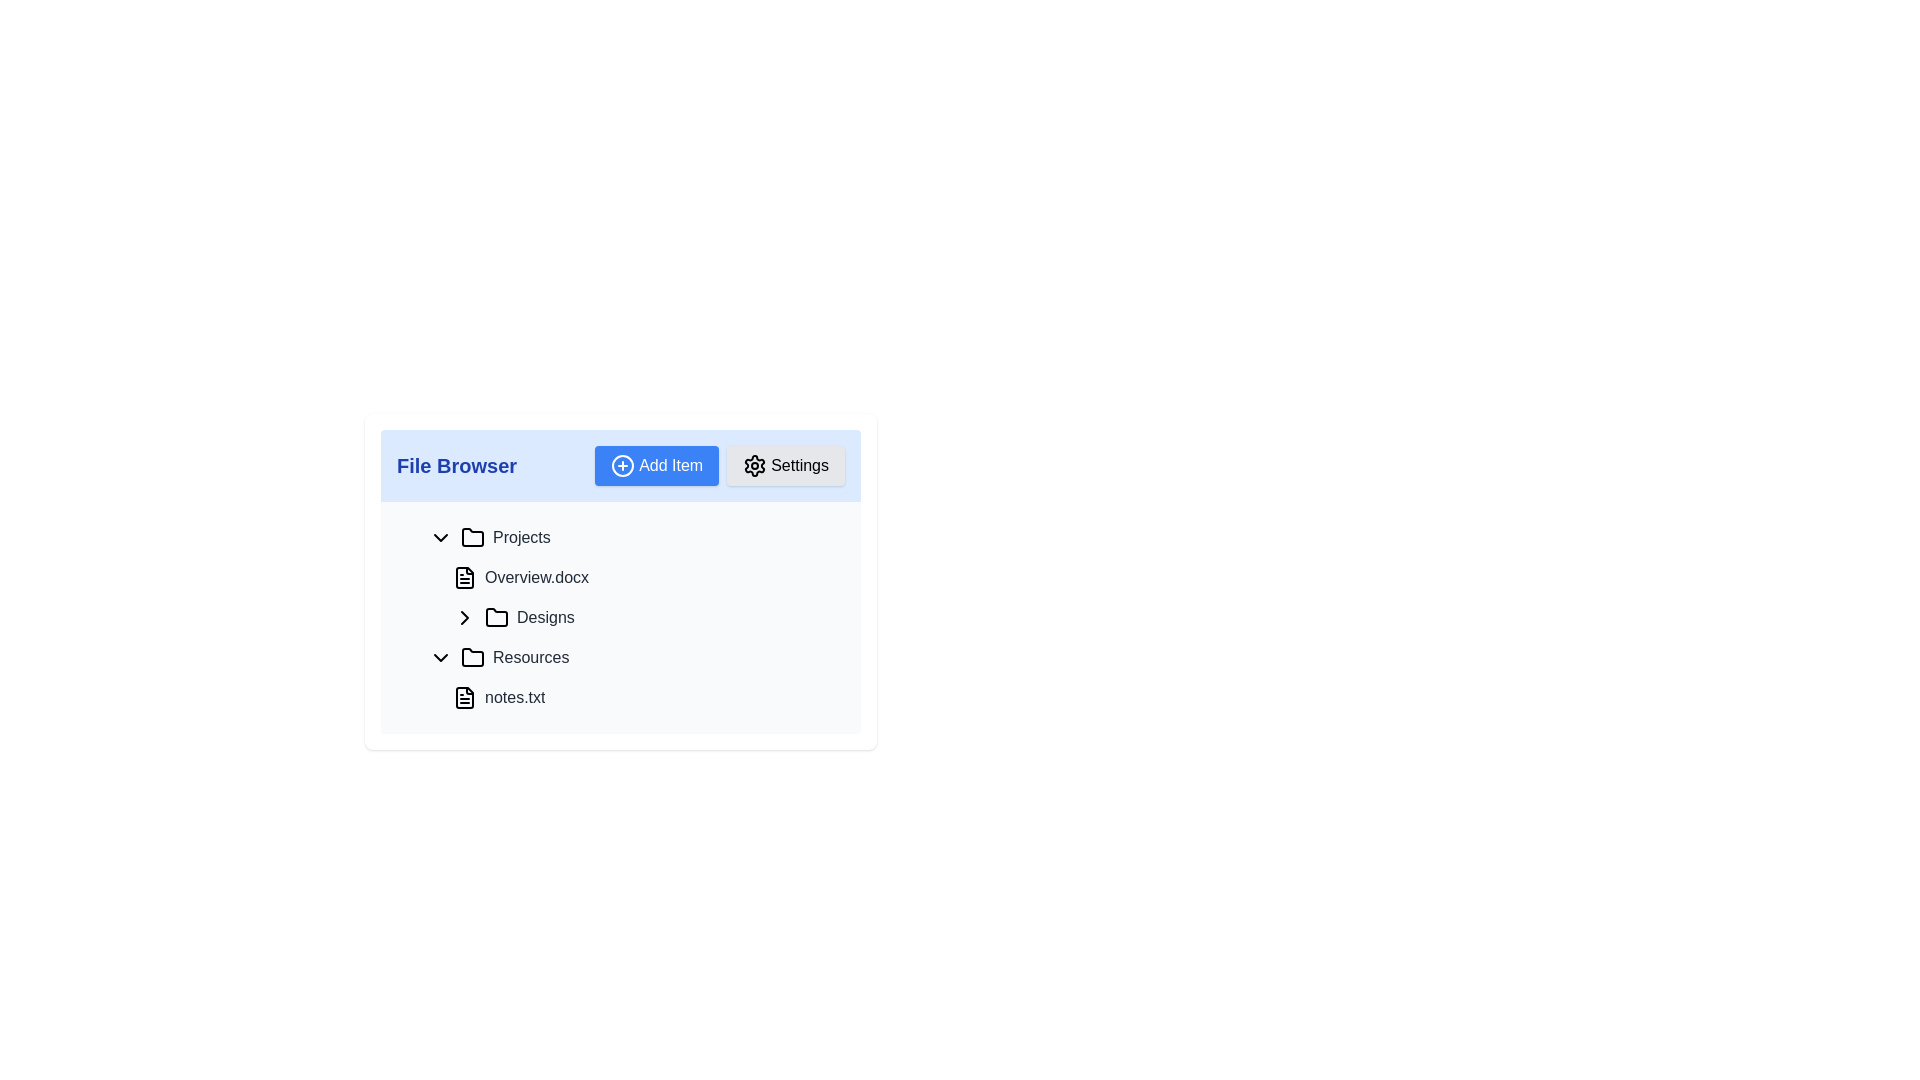 This screenshot has width=1920, height=1080. What do you see at coordinates (472, 535) in the screenshot?
I see `the first folder icon in the file browser panel, located next to the 'Projects' label` at bounding box center [472, 535].